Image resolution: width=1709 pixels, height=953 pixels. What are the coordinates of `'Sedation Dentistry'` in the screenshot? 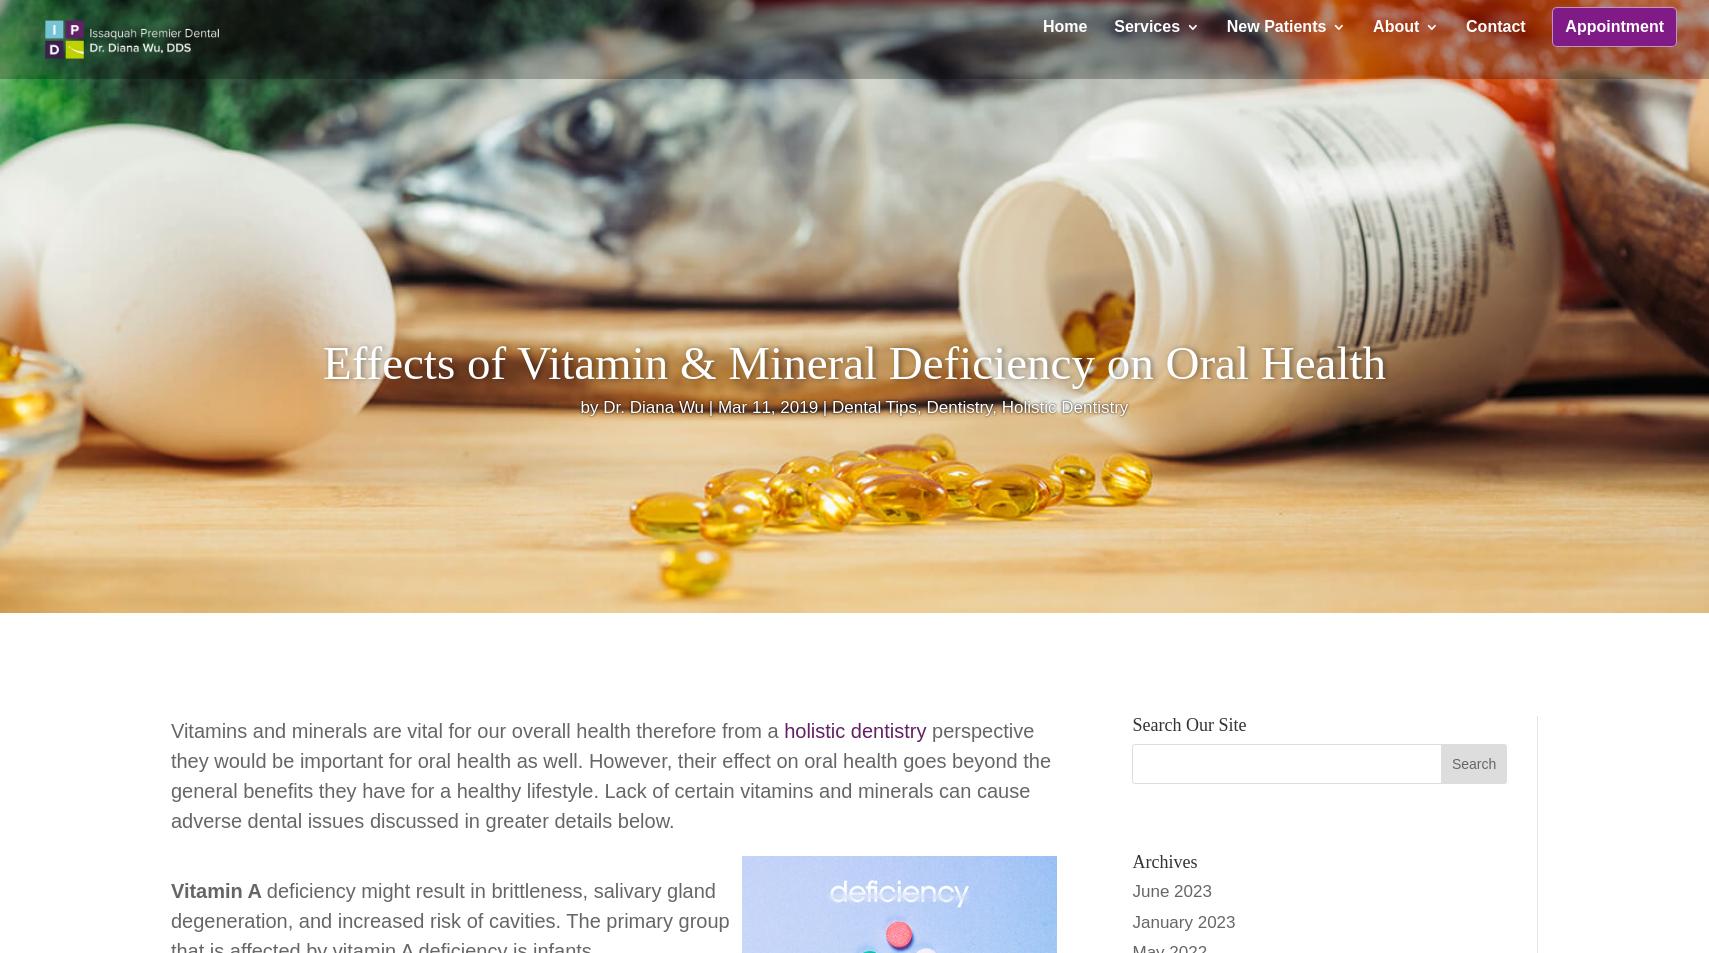 It's located at (1464, 169).